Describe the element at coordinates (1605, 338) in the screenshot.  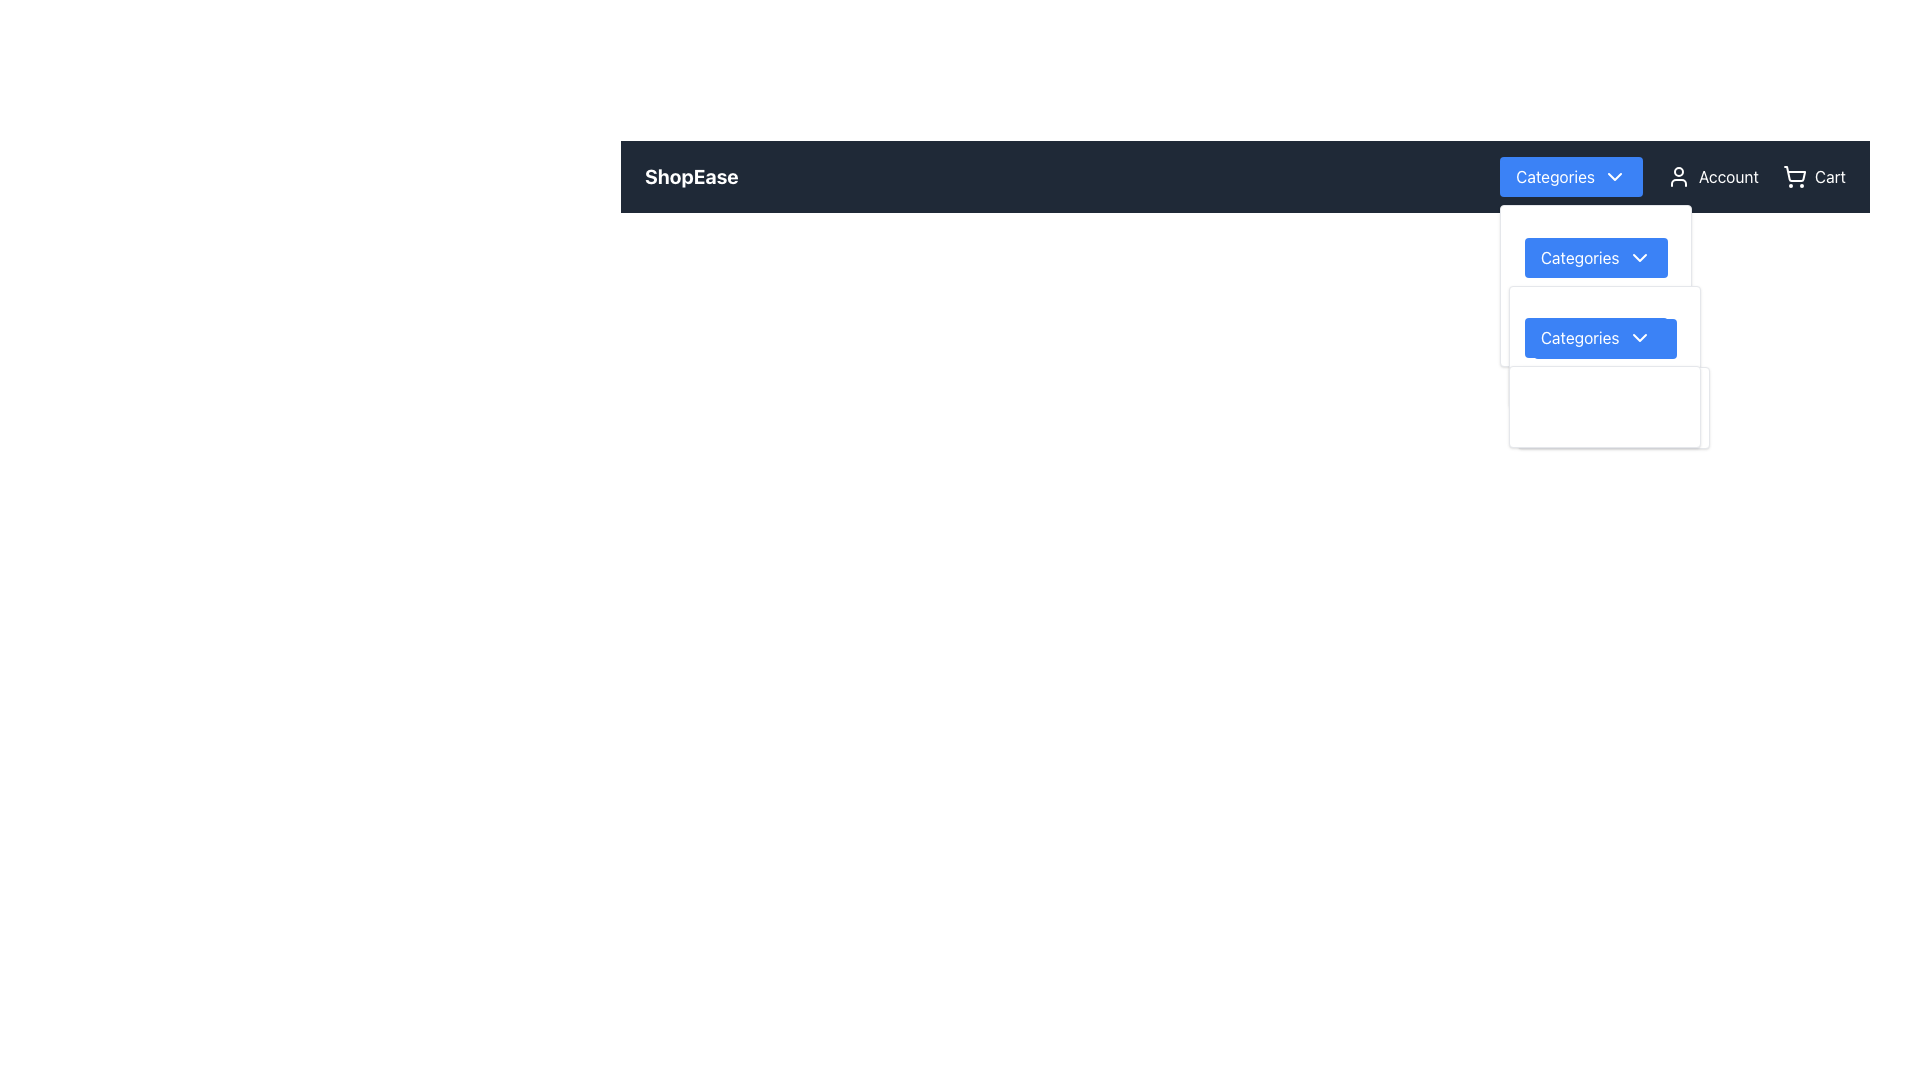
I see `the navigation bar category selection button located in the drop-down menu, which is the second option below the 'Categories' button` at that location.